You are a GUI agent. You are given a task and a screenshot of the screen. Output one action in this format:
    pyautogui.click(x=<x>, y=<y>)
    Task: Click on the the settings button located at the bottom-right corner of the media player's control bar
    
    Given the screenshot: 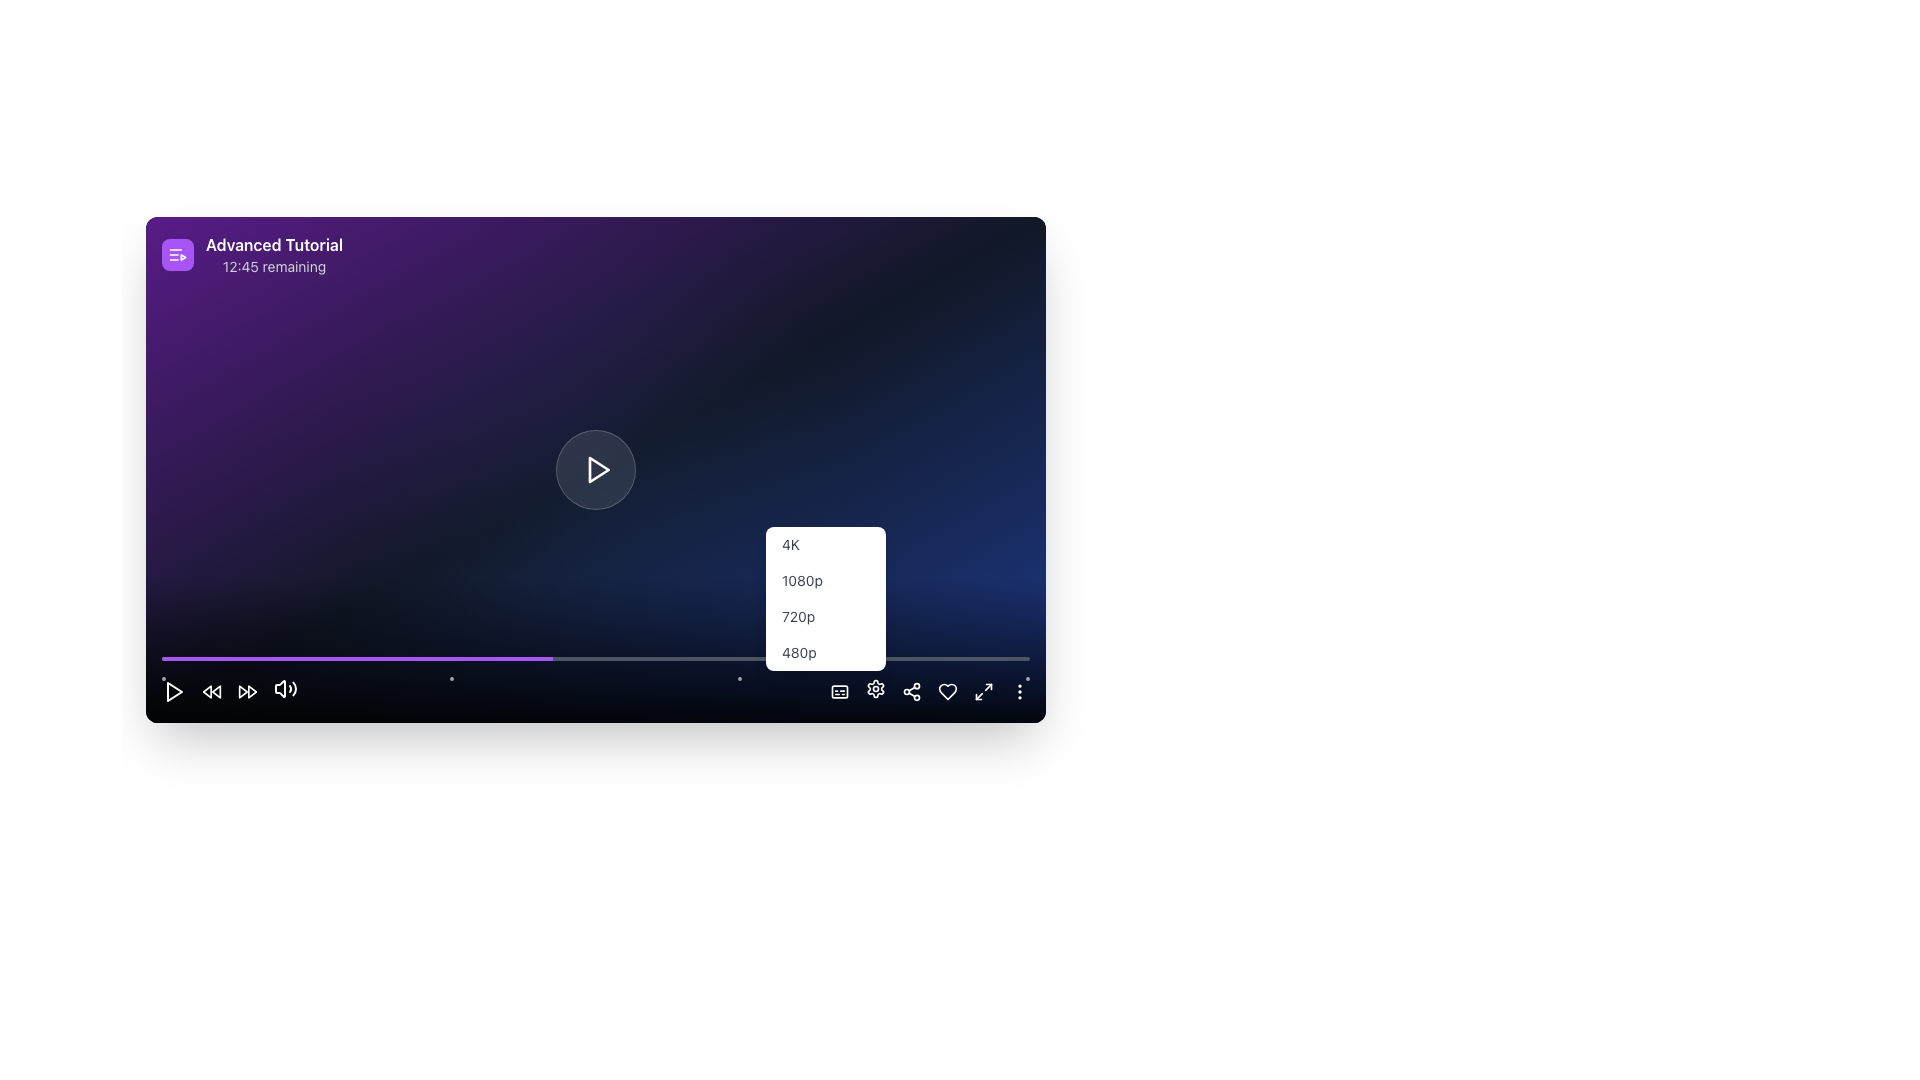 What is the action you would take?
    pyautogui.click(x=875, y=688)
    